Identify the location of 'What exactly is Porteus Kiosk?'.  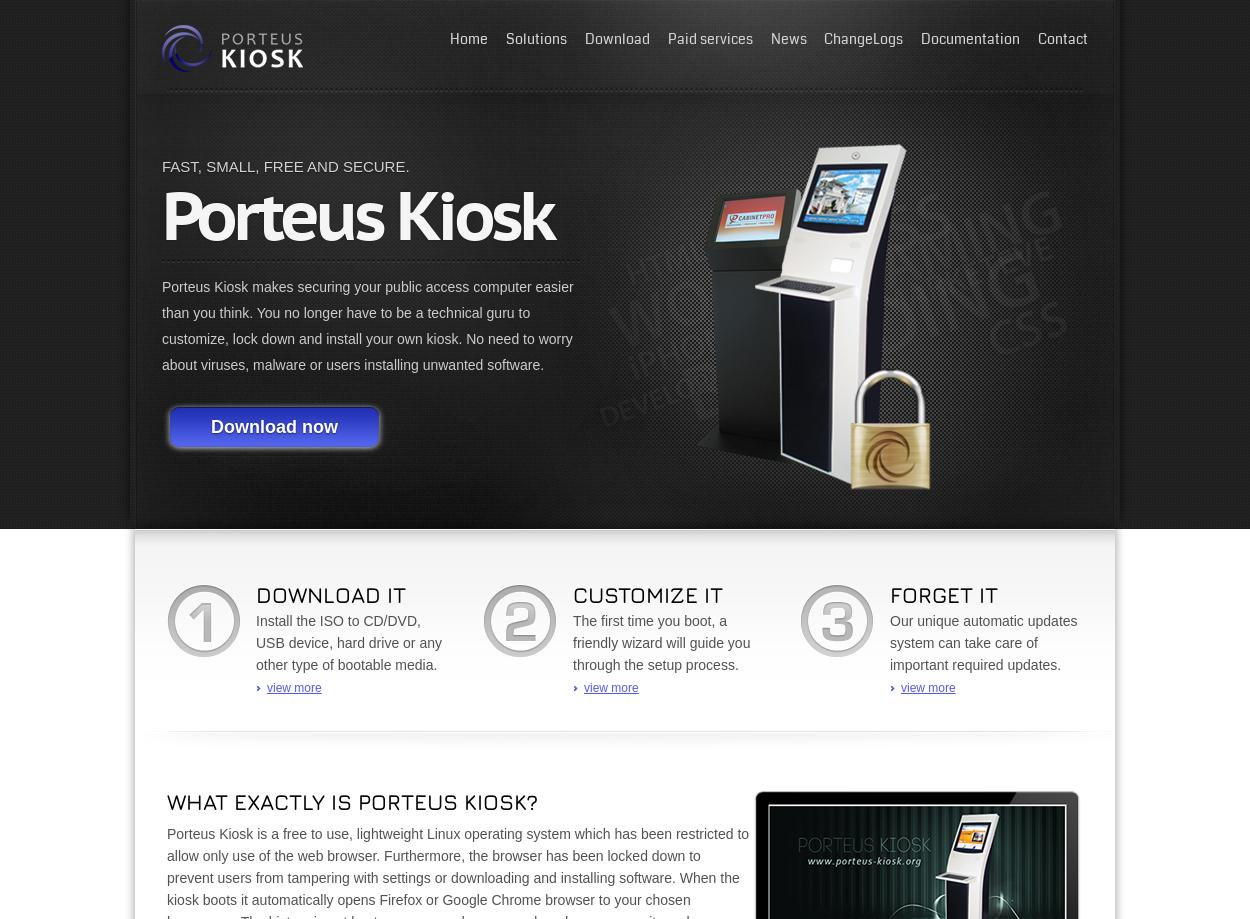
(167, 802).